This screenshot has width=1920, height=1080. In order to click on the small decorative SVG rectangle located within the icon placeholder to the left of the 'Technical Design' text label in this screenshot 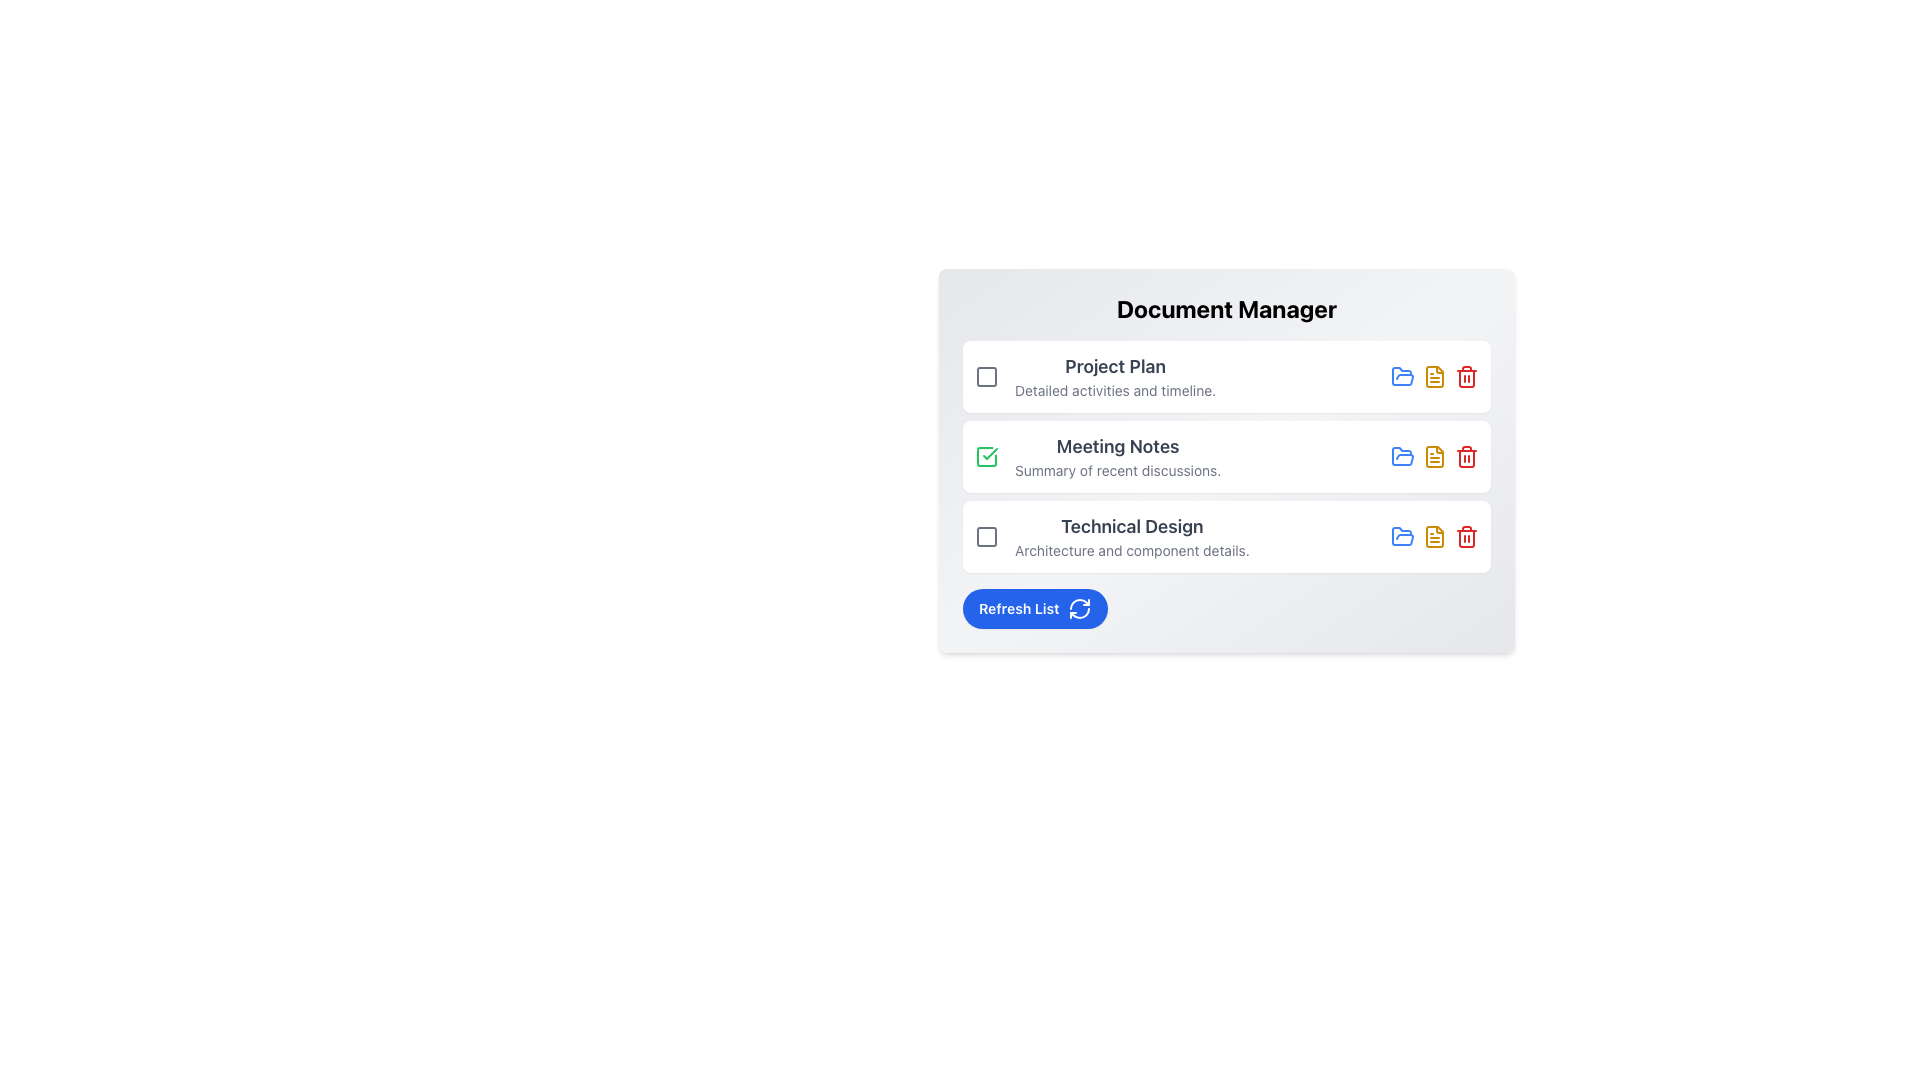, I will do `click(987, 535)`.